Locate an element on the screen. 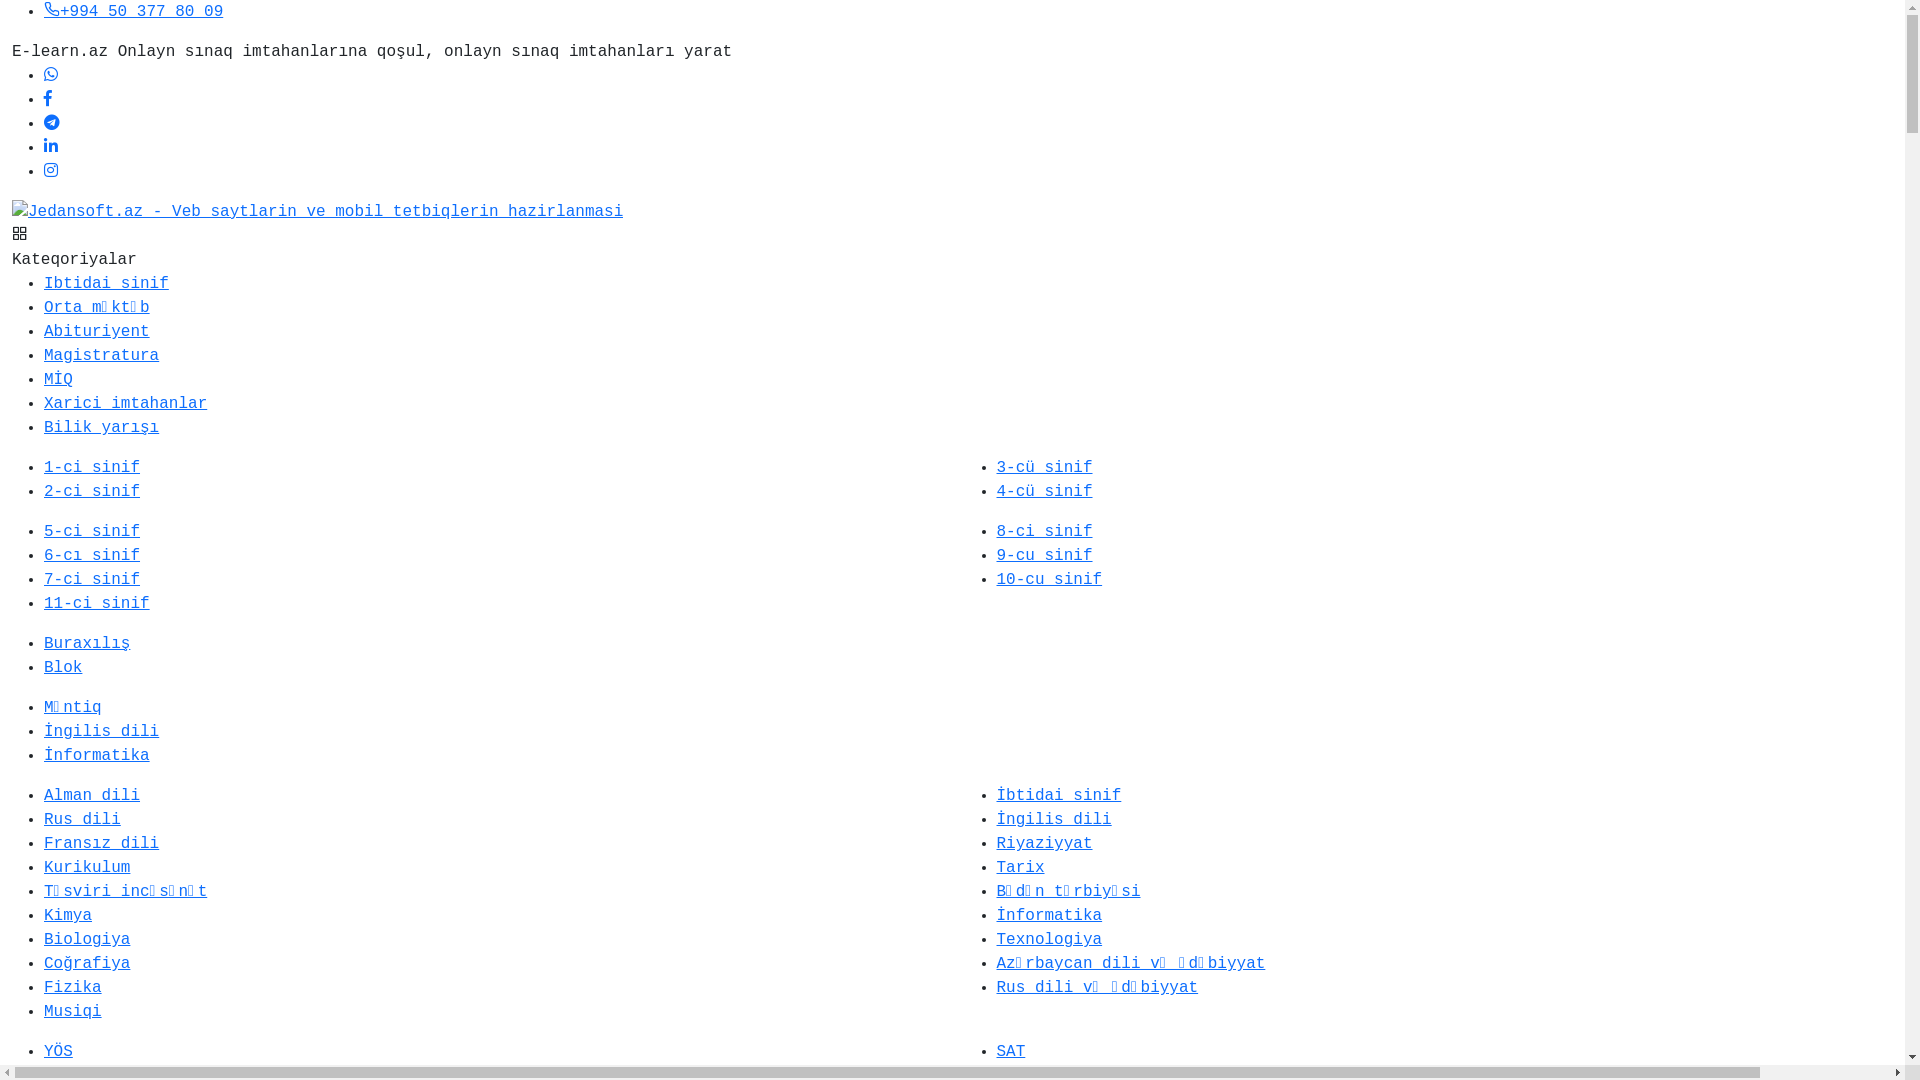  '10-cu sinif' is located at coordinates (1048, 579).